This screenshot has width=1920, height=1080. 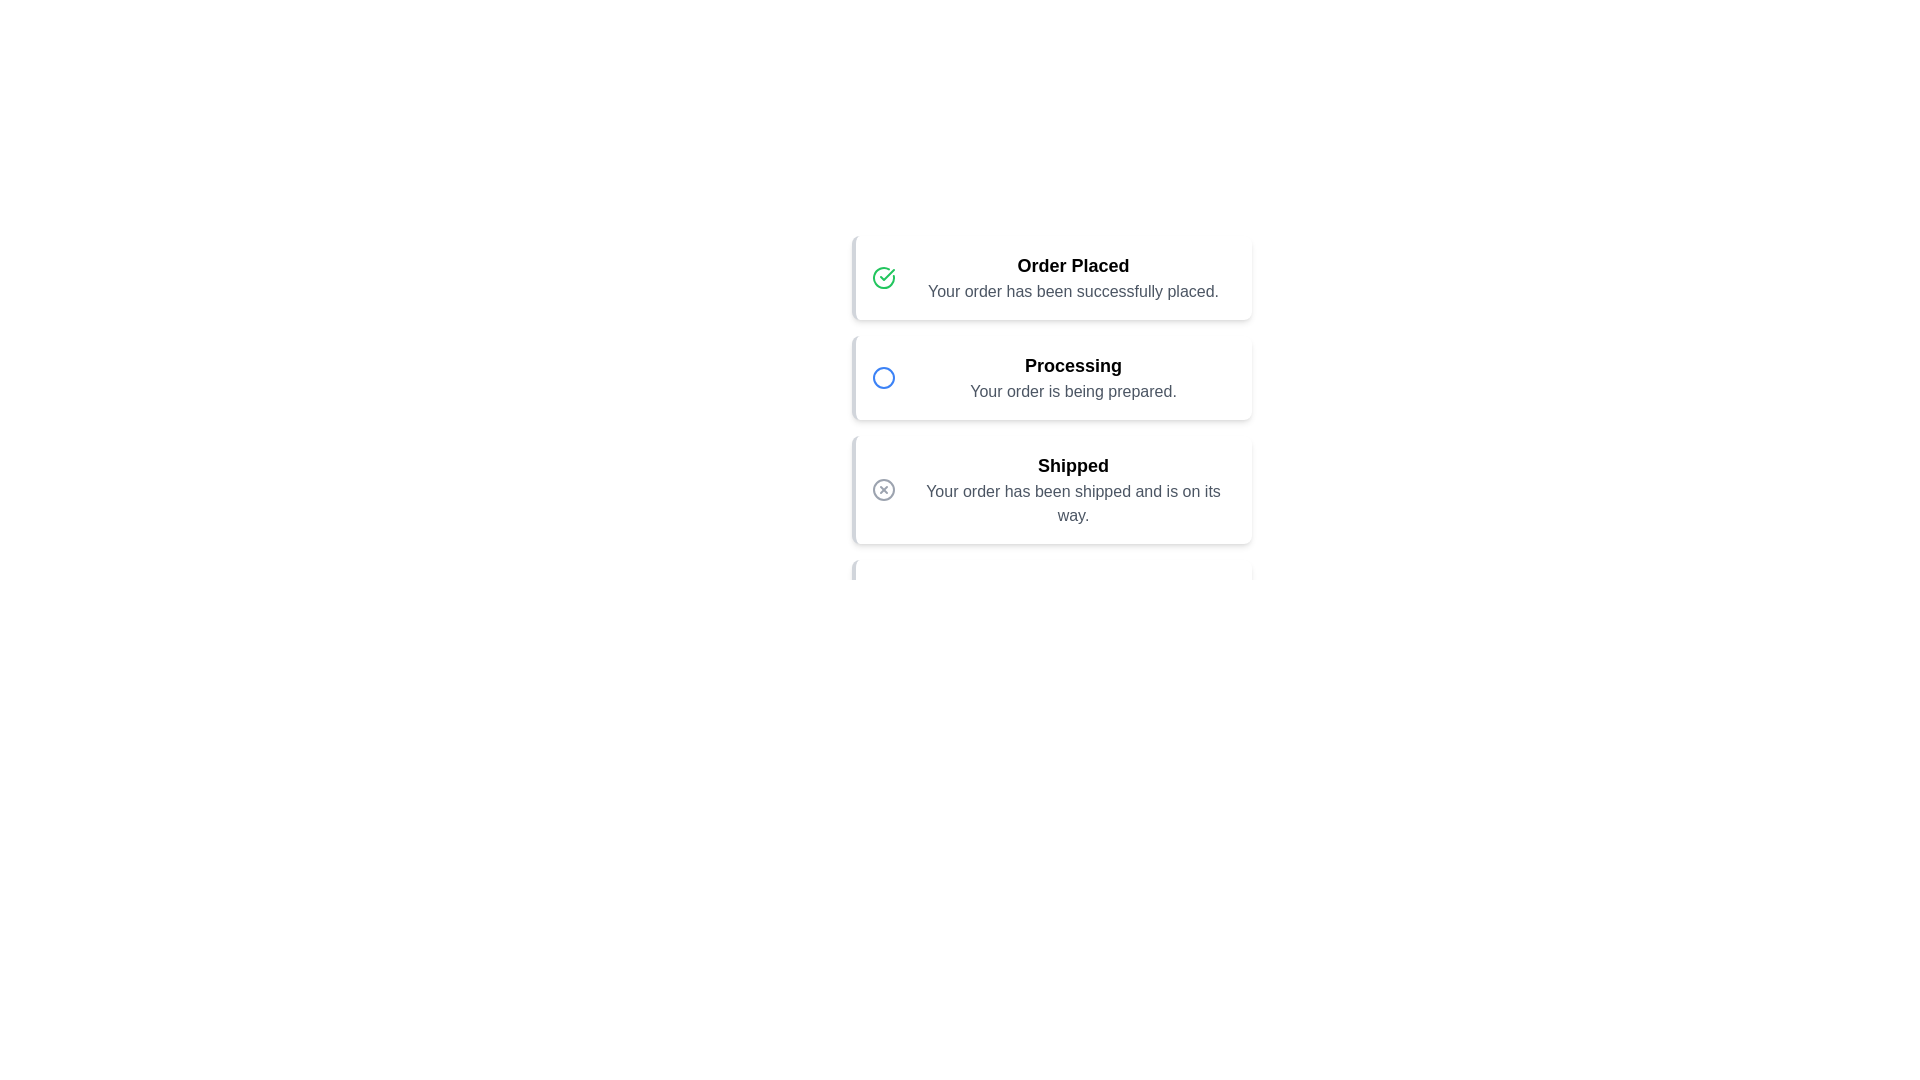 I want to click on the status icon of the step with title Order Placed, so click(x=882, y=277).